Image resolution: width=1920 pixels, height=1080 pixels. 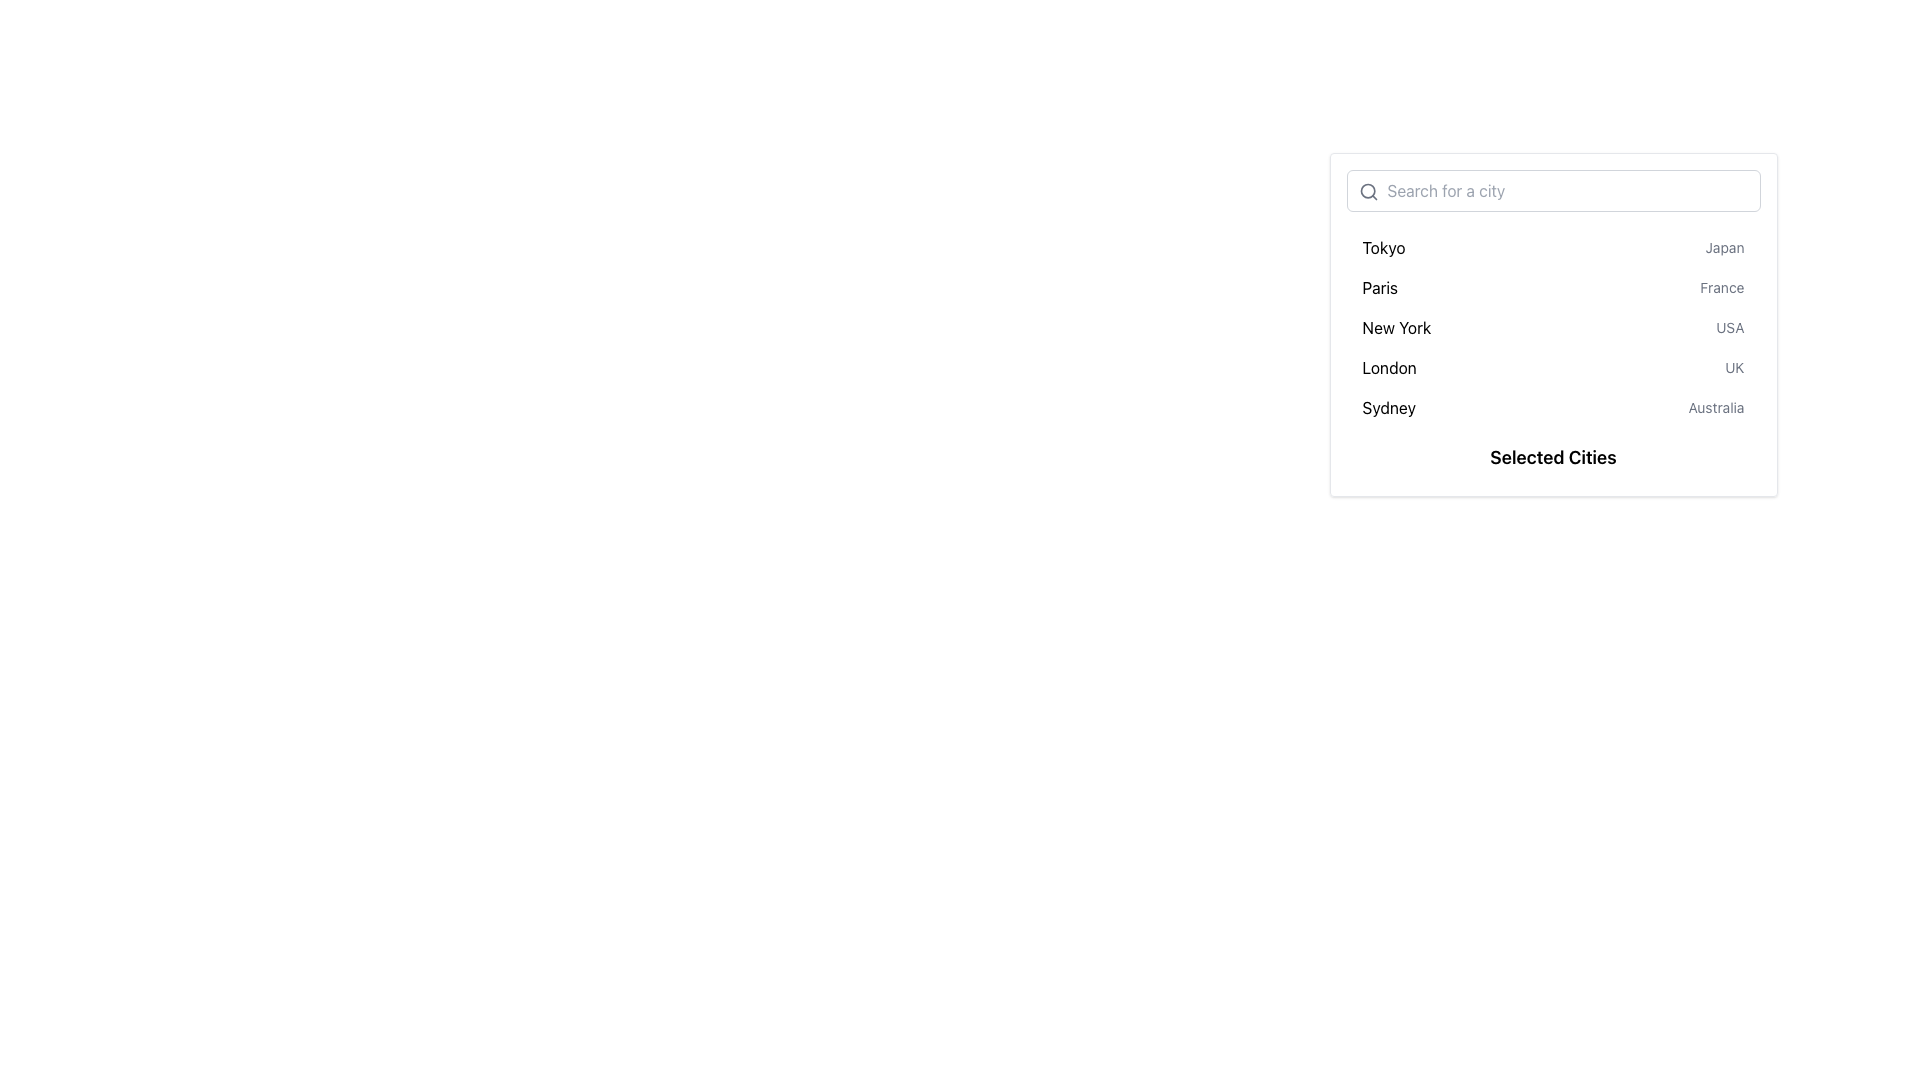 I want to click on the list item for 'London' in the vertical menu by tapping on it, so click(x=1552, y=367).